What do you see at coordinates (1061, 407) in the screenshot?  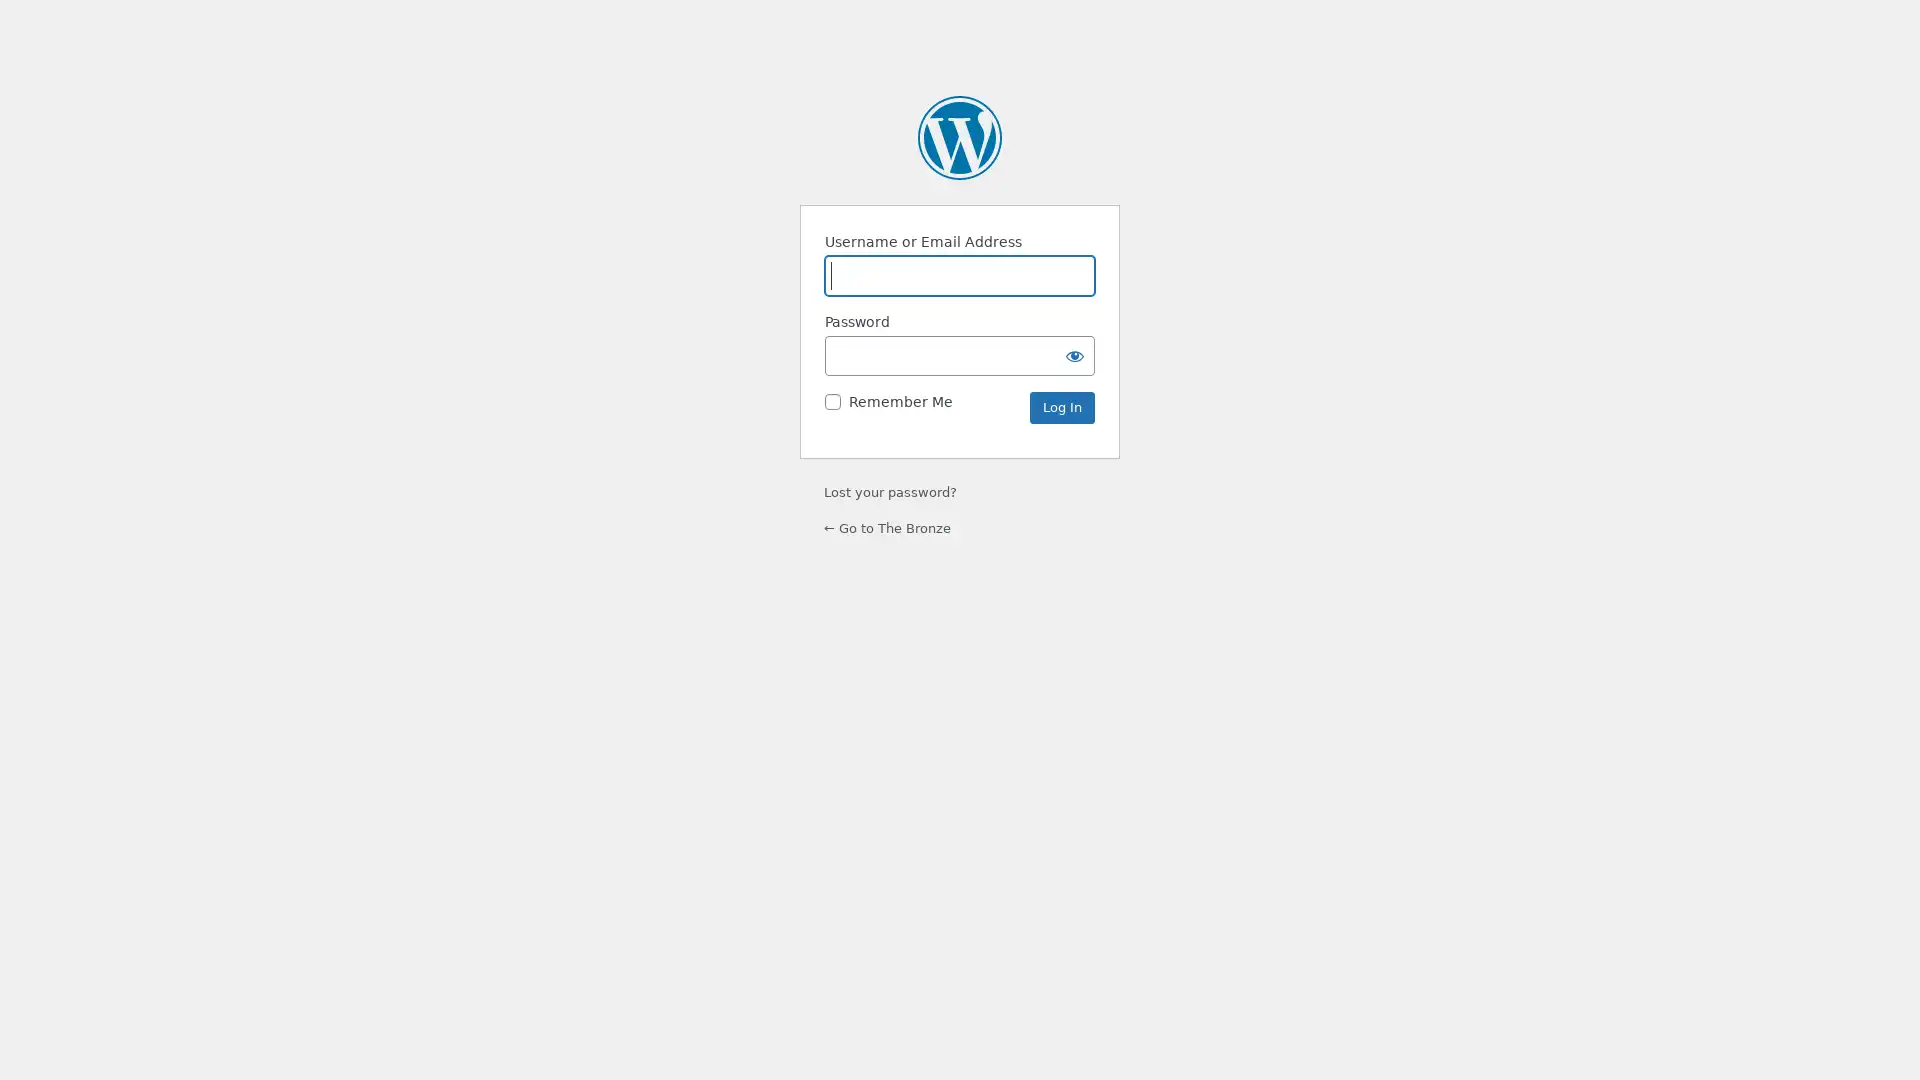 I see `Log In` at bounding box center [1061, 407].